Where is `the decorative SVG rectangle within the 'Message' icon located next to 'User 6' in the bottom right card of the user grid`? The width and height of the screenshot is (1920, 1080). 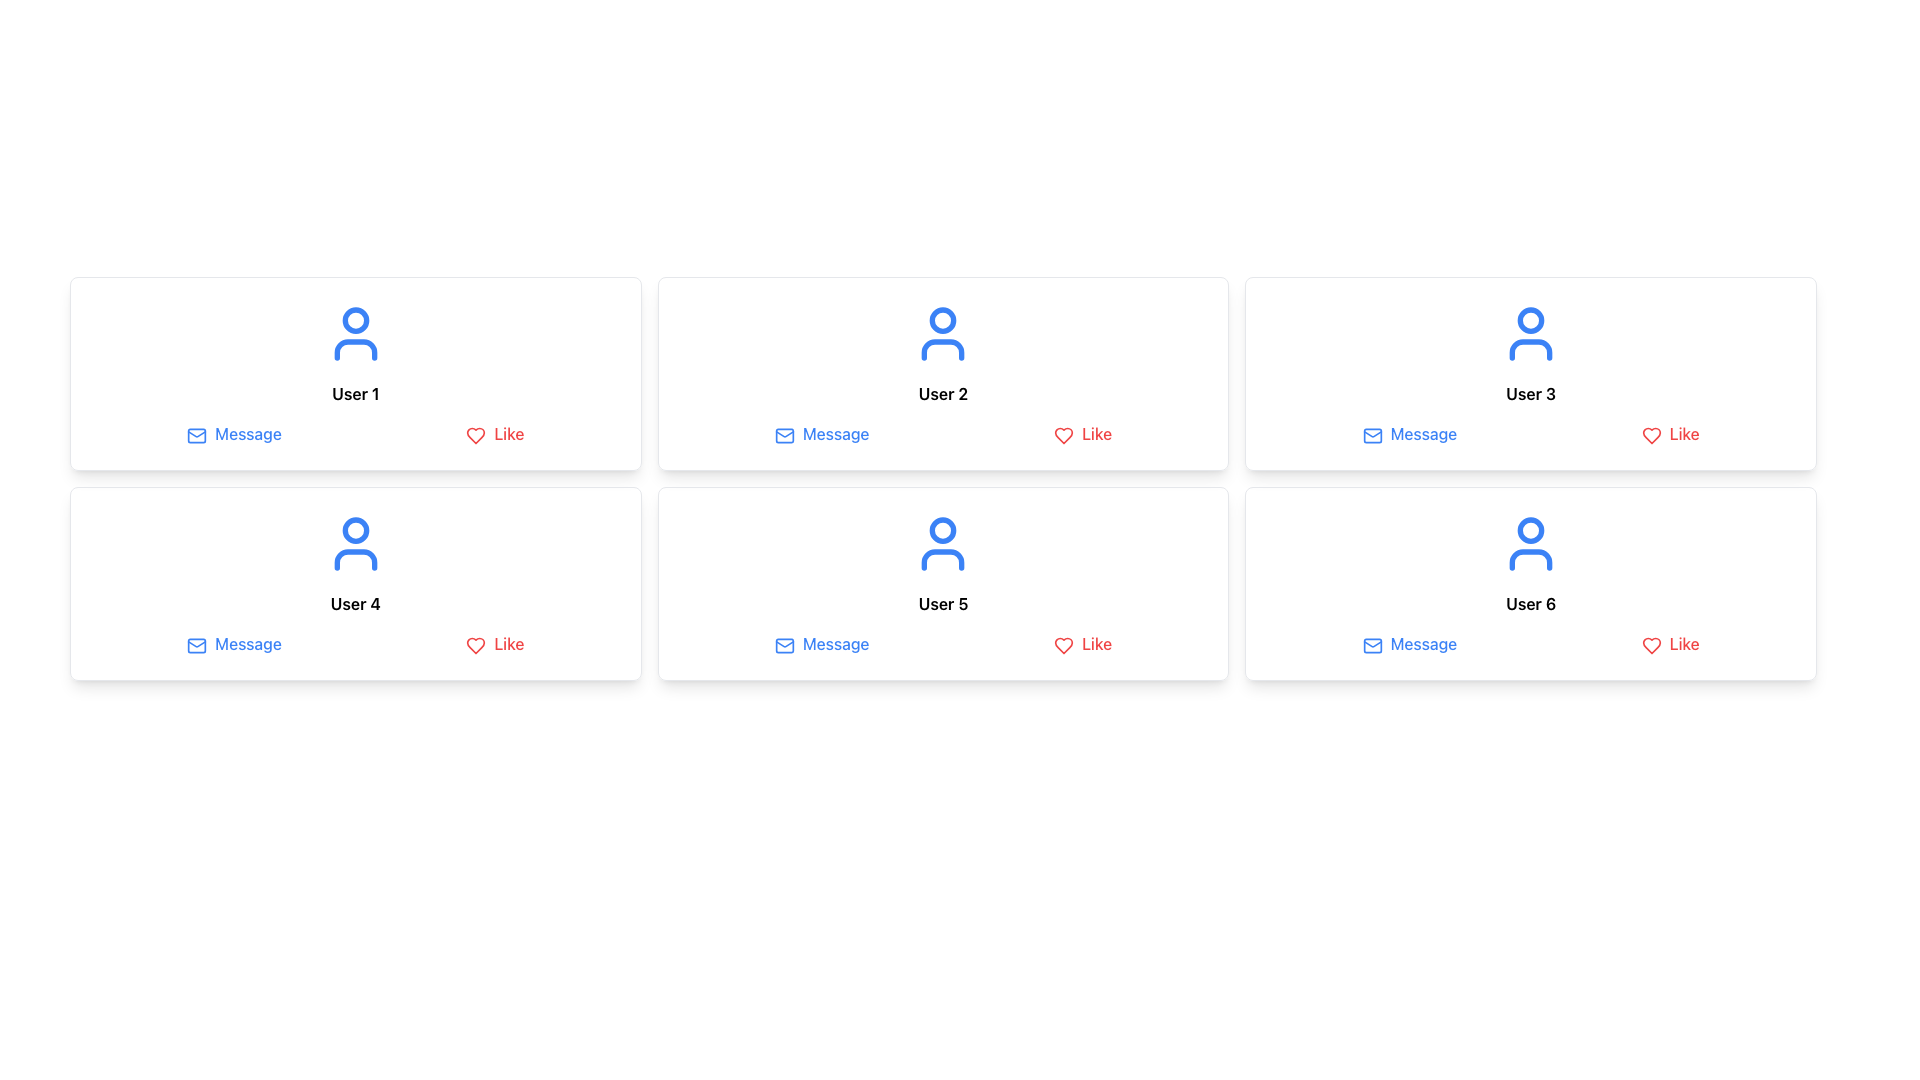 the decorative SVG rectangle within the 'Message' icon located next to 'User 6' in the bottom right card of the user grid is located at coordinates (1371, 645).